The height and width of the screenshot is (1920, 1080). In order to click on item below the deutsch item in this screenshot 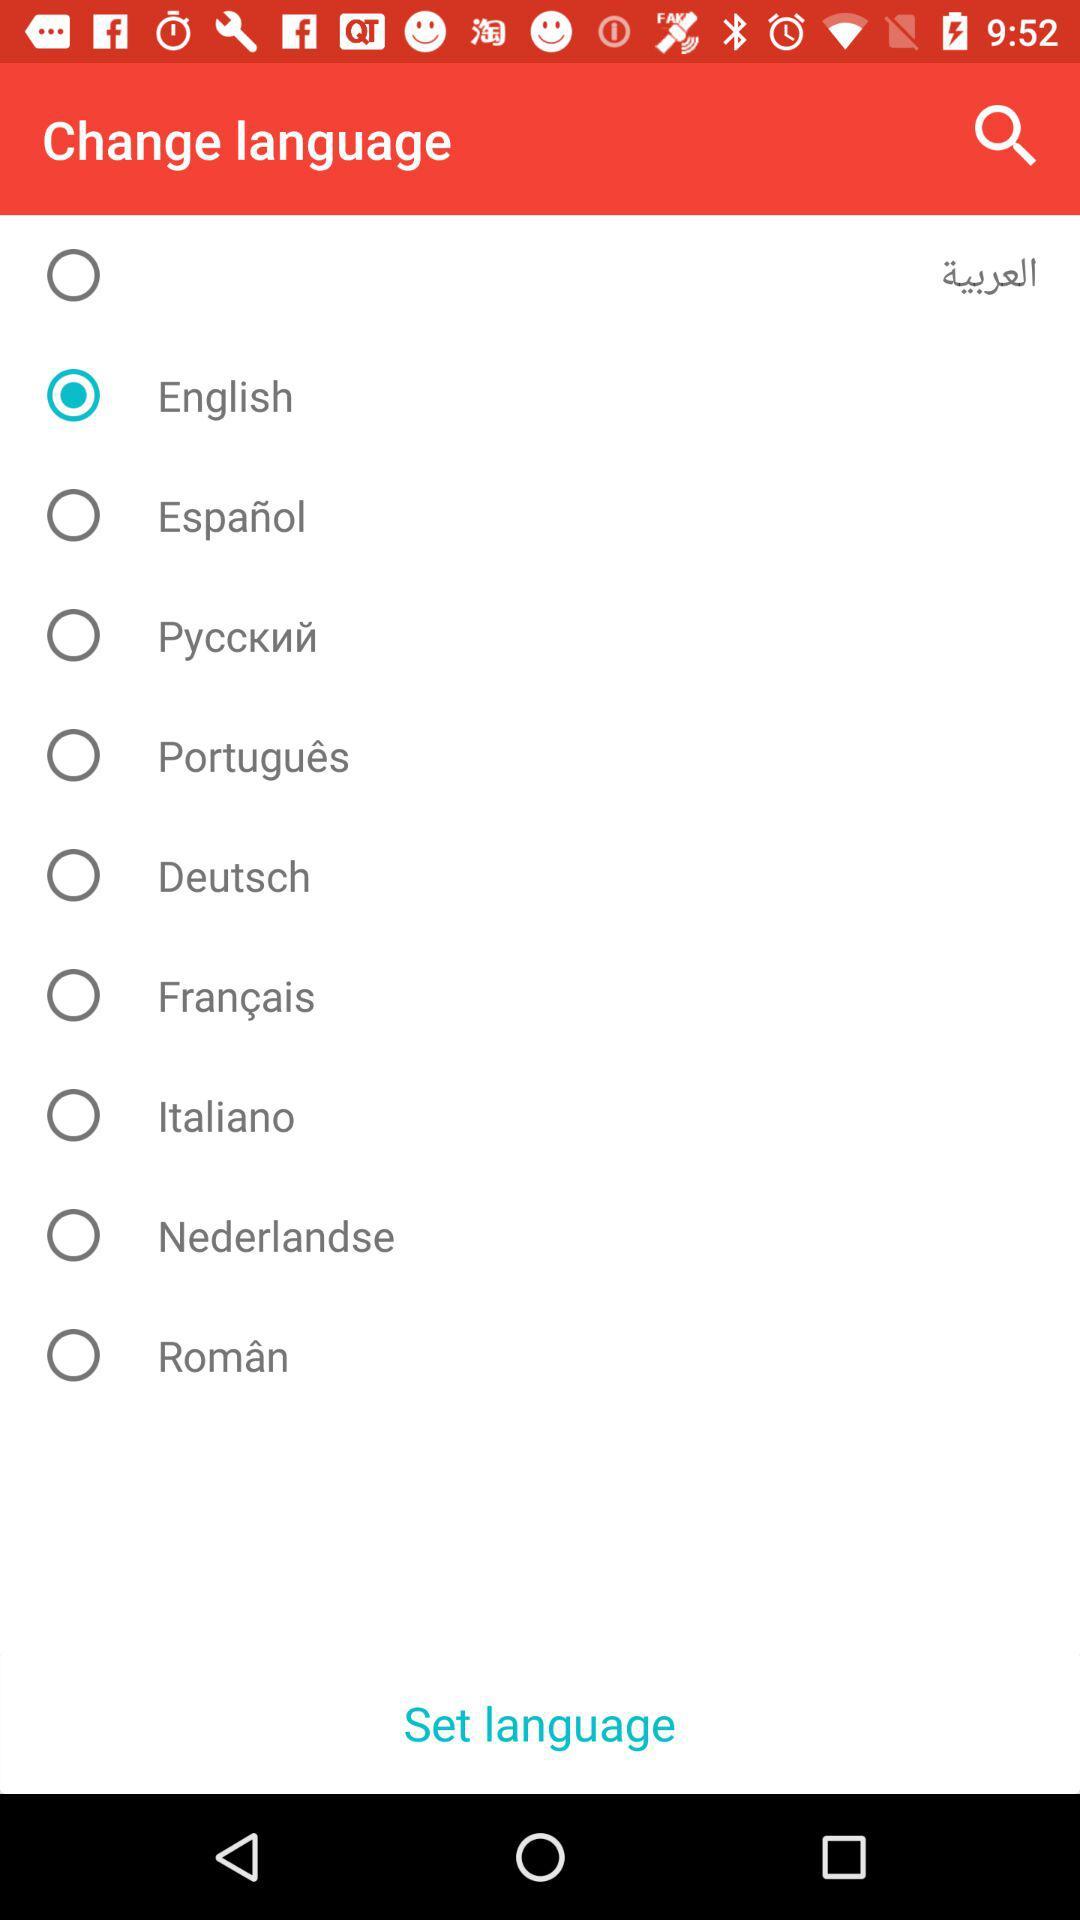, I will do `click(555, 995)`.